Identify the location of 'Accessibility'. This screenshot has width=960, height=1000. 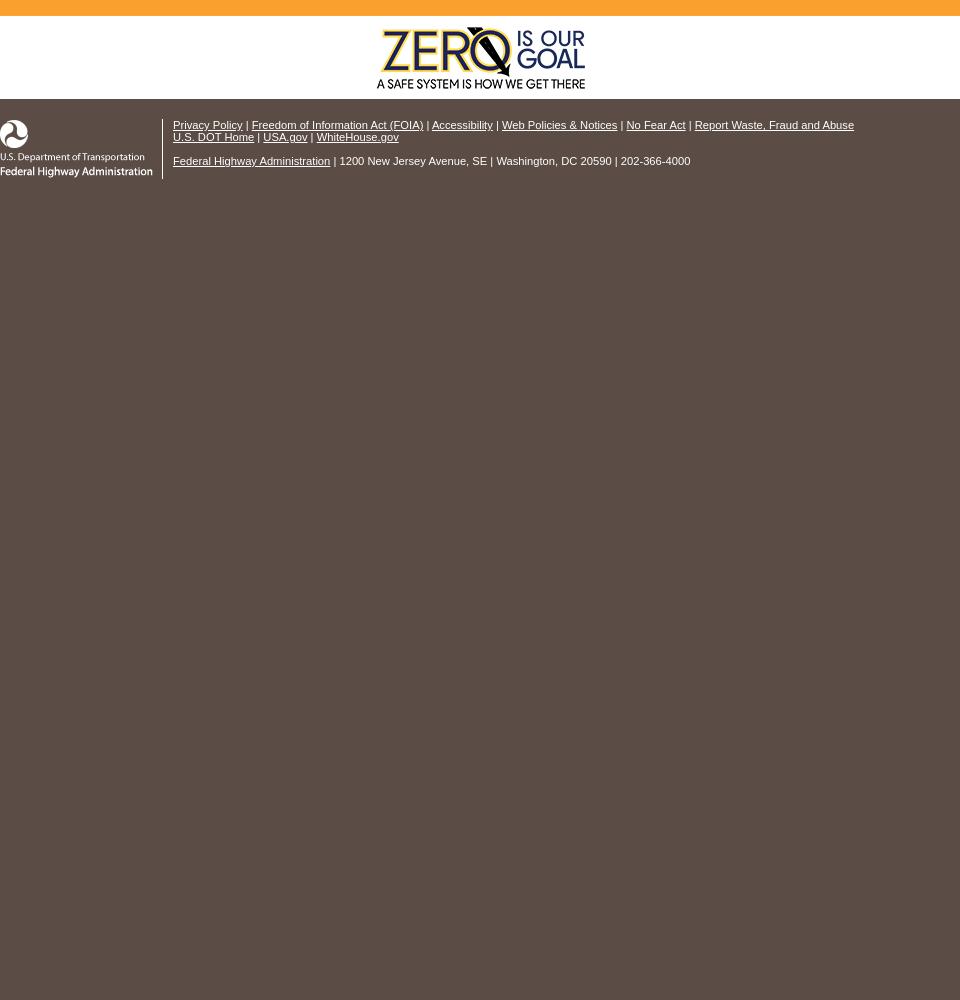
(461, 125).